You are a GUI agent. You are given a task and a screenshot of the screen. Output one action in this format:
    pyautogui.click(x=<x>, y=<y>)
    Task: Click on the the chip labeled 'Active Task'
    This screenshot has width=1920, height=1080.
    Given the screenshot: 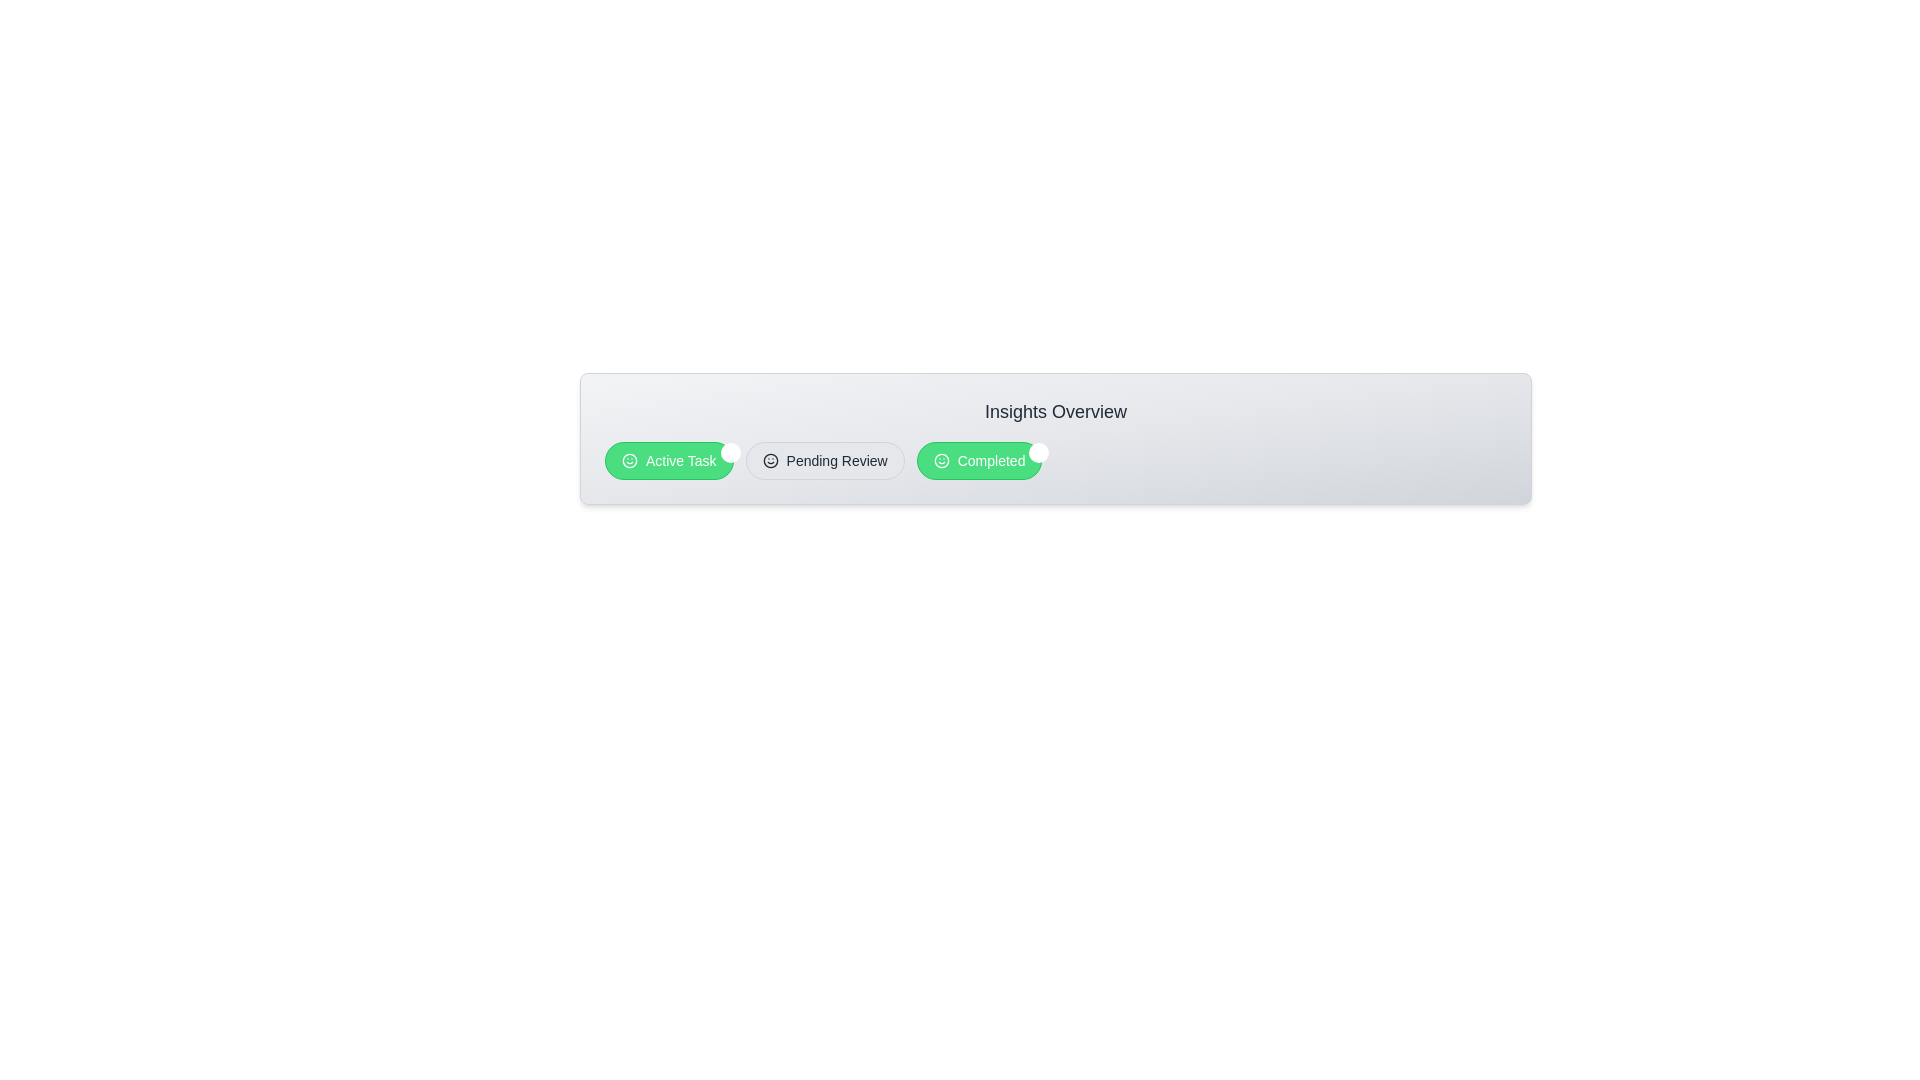 What is the action you would take?
    pyautogui.click(x=668, y=461)
    